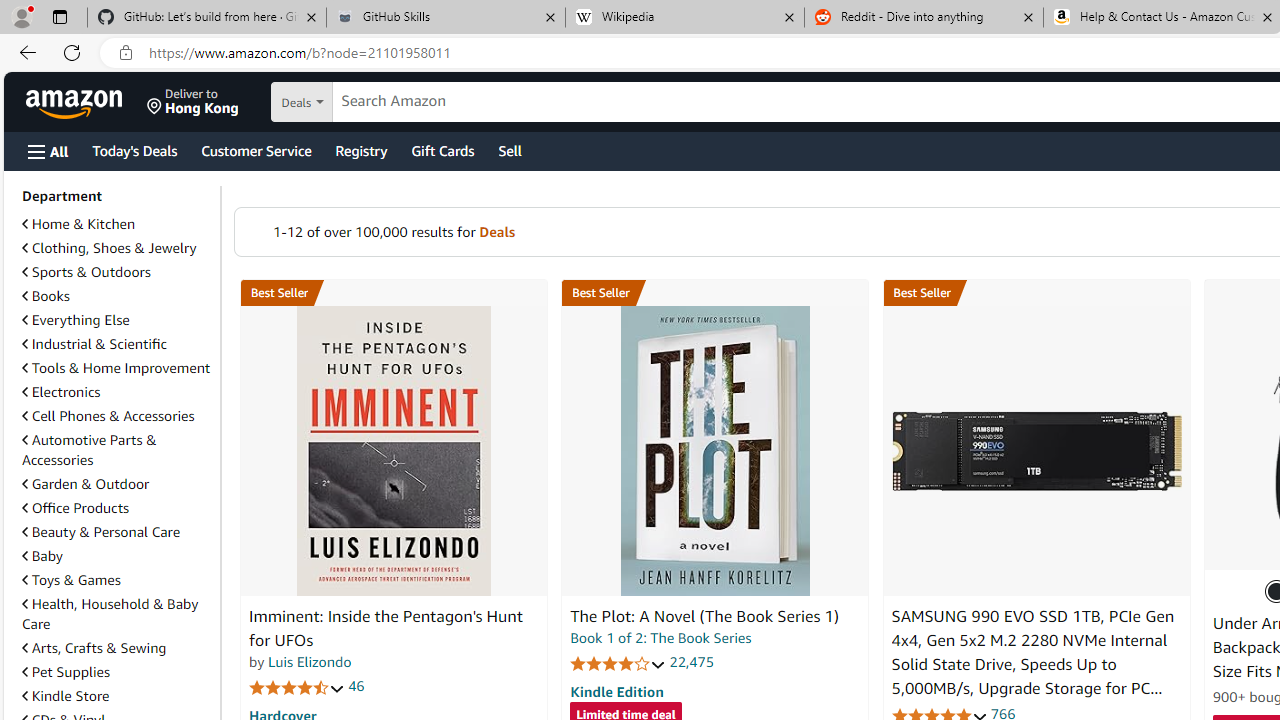  What do you see at coordinates (393, 293) in the screenshot?
I see `'Best Seller in Unexplained Mysteries'` at bounding box center [393, 293].